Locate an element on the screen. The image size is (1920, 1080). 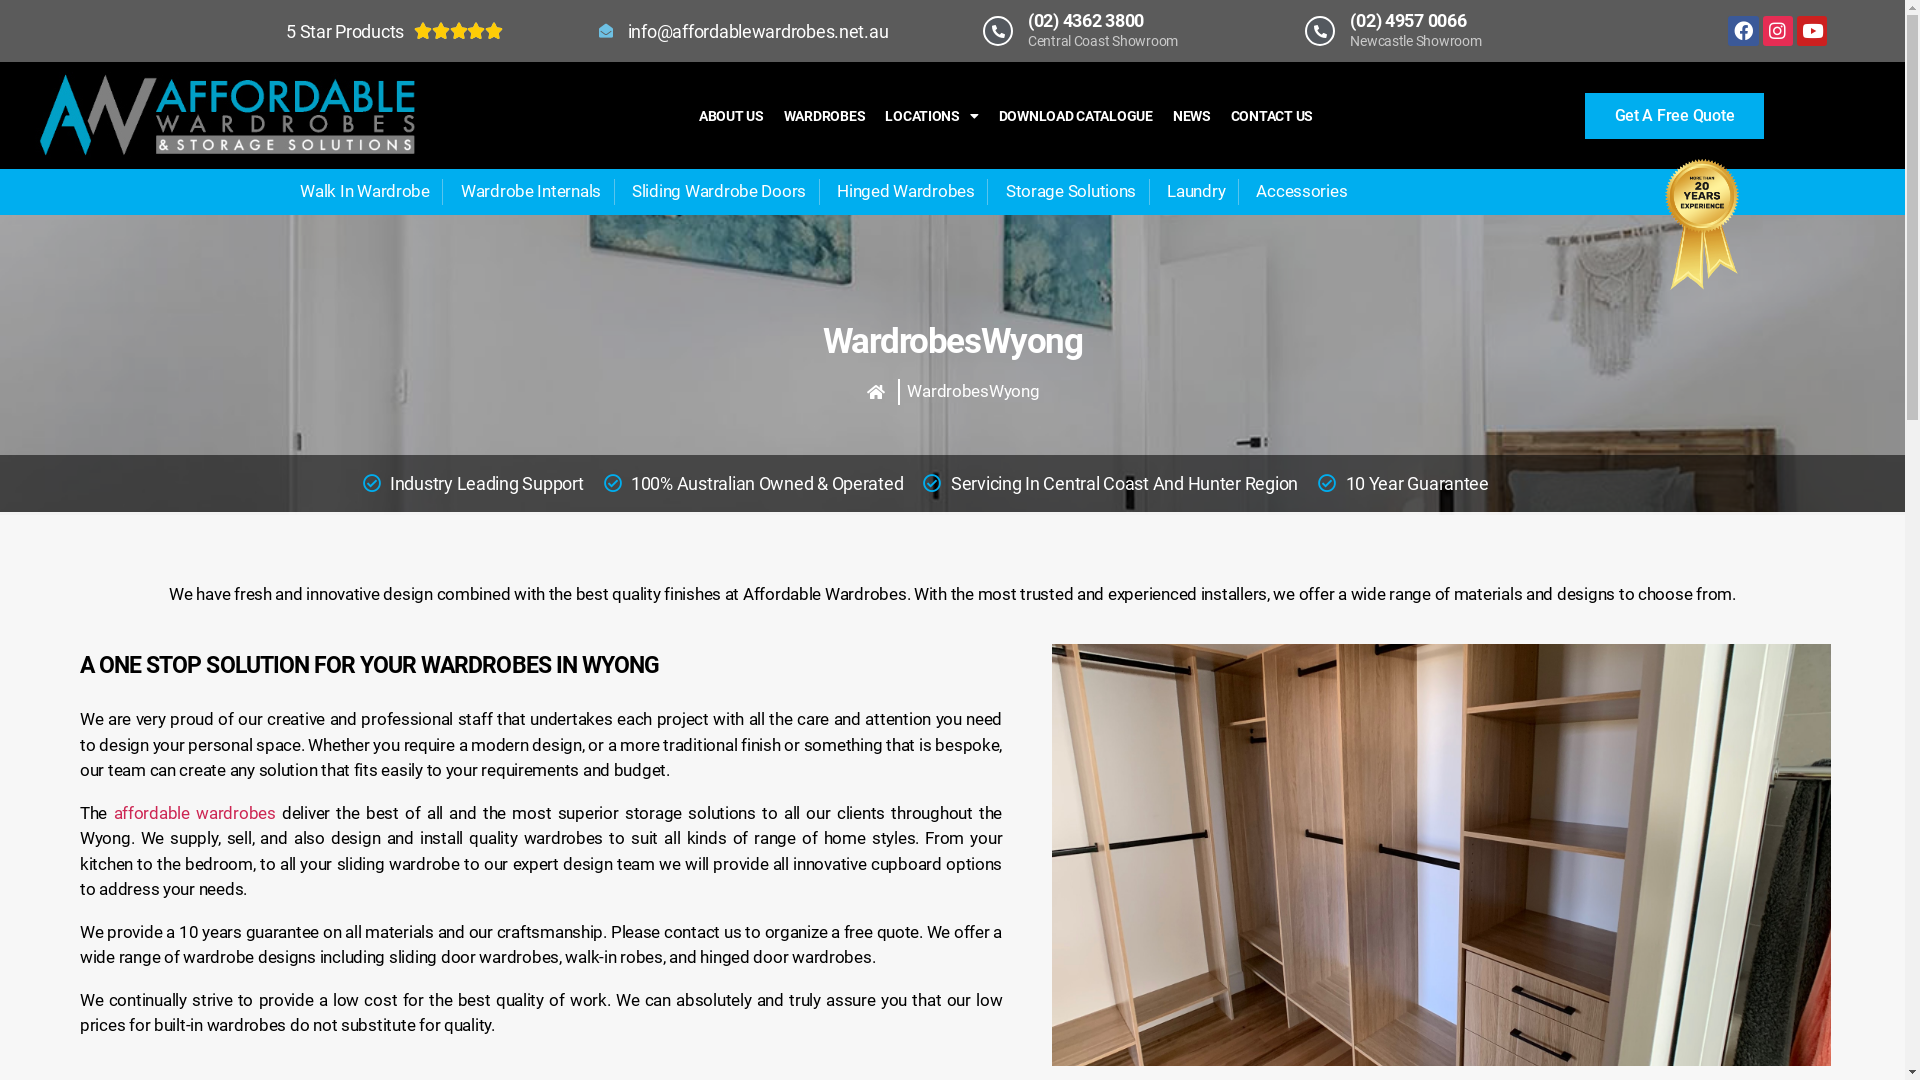
'Wardrobe Internals' is located at coordinates (528, 192).